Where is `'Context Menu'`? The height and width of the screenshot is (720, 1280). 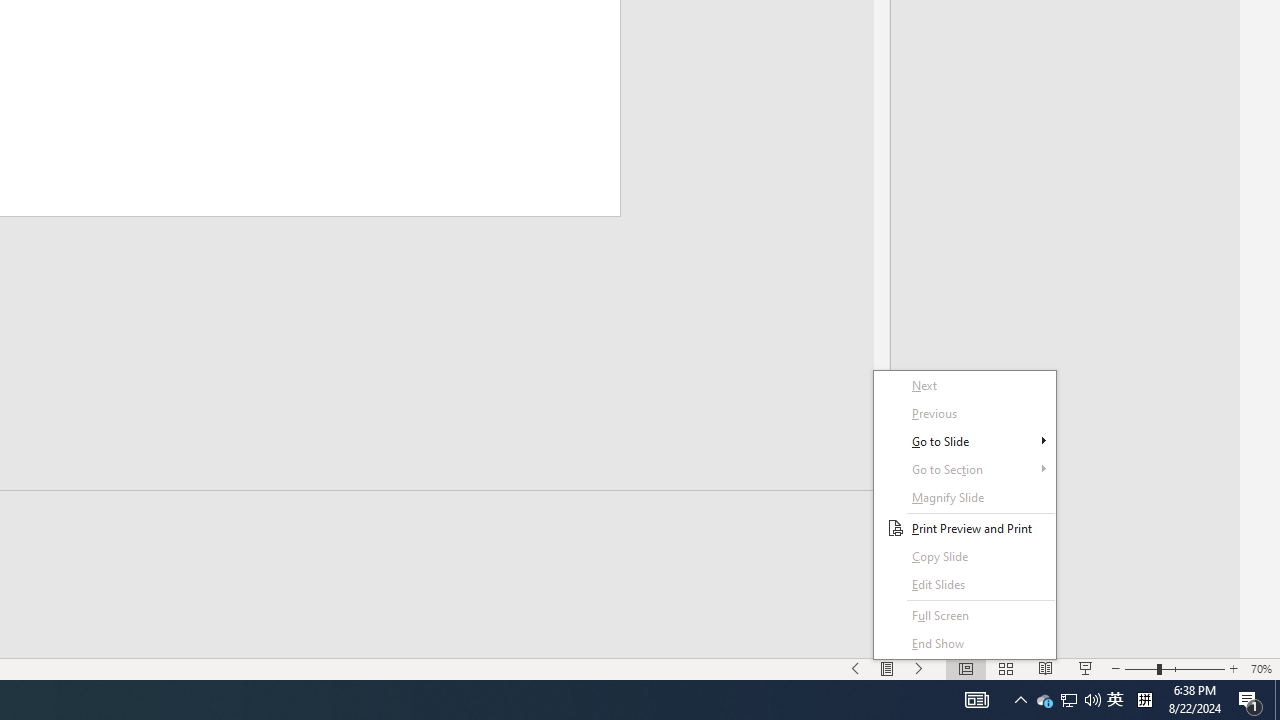
'Context Menu' is located at coordinates (965, 514).